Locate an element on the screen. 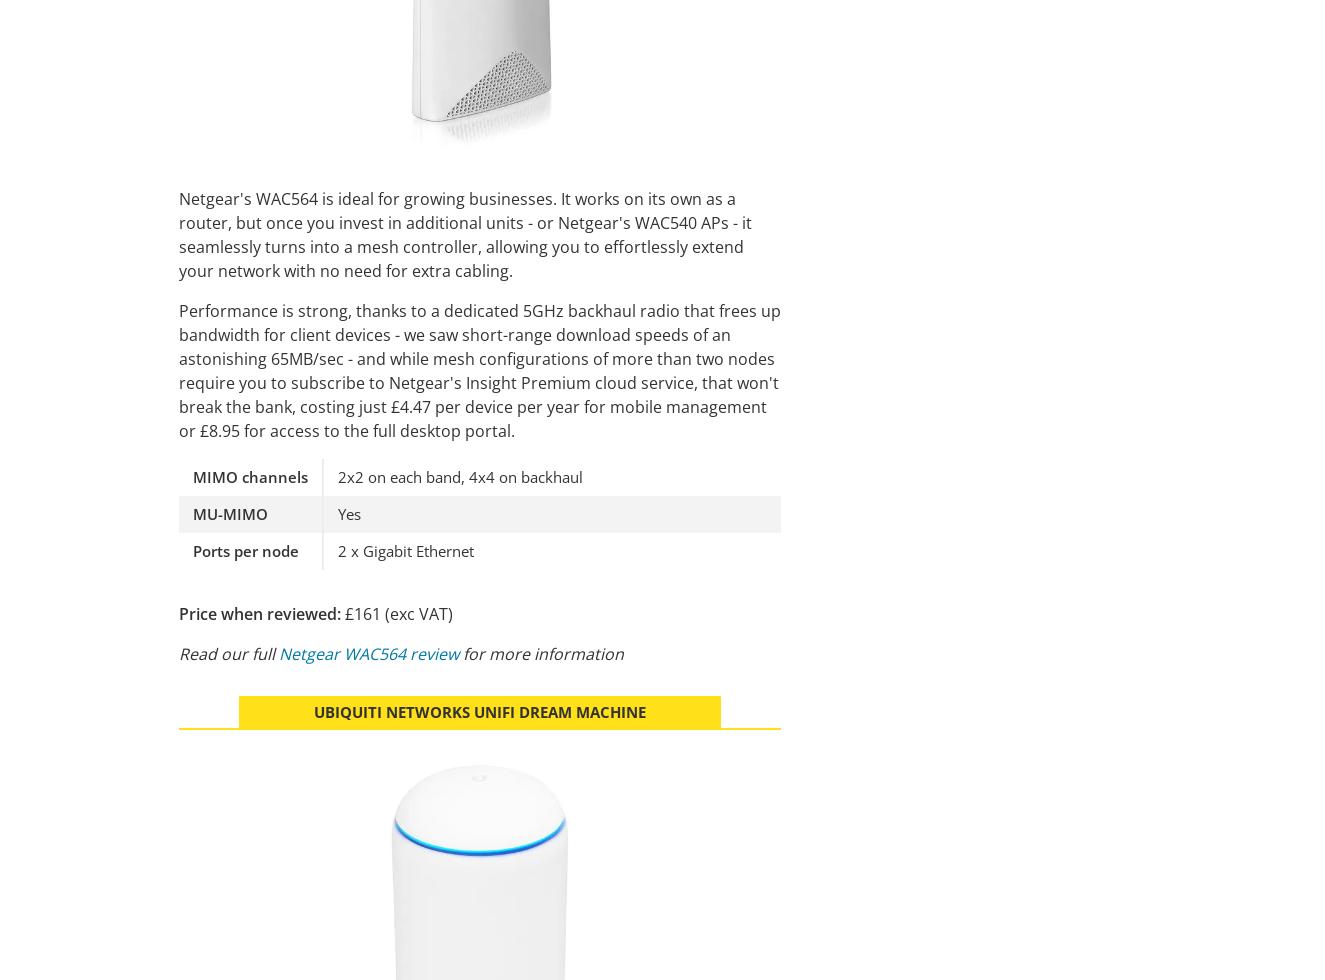  'MIMO channels' is located at coordinates (250, 476).